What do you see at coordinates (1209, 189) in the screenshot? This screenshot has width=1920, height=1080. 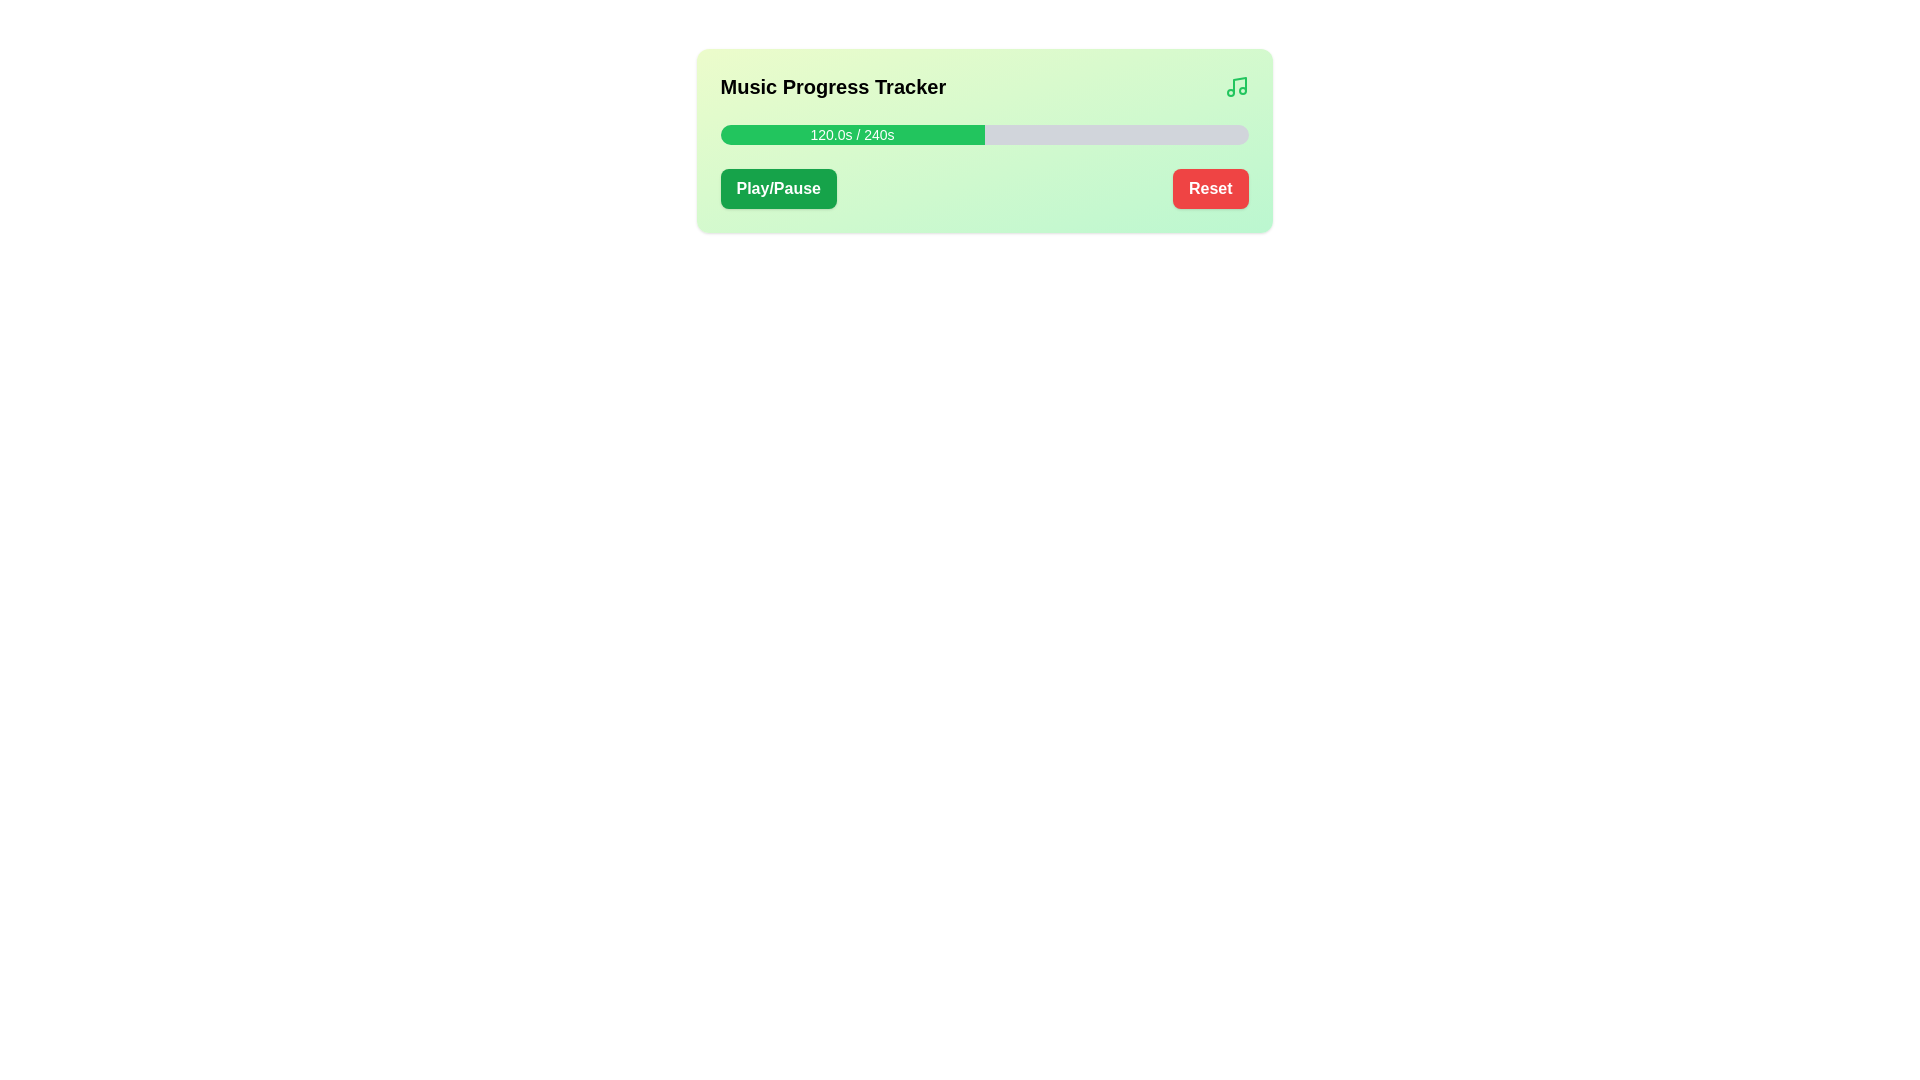 I see `the reset button of the 'Music Progress Tracker', located on the right side of the control section` at bounding box center [1209, 189].